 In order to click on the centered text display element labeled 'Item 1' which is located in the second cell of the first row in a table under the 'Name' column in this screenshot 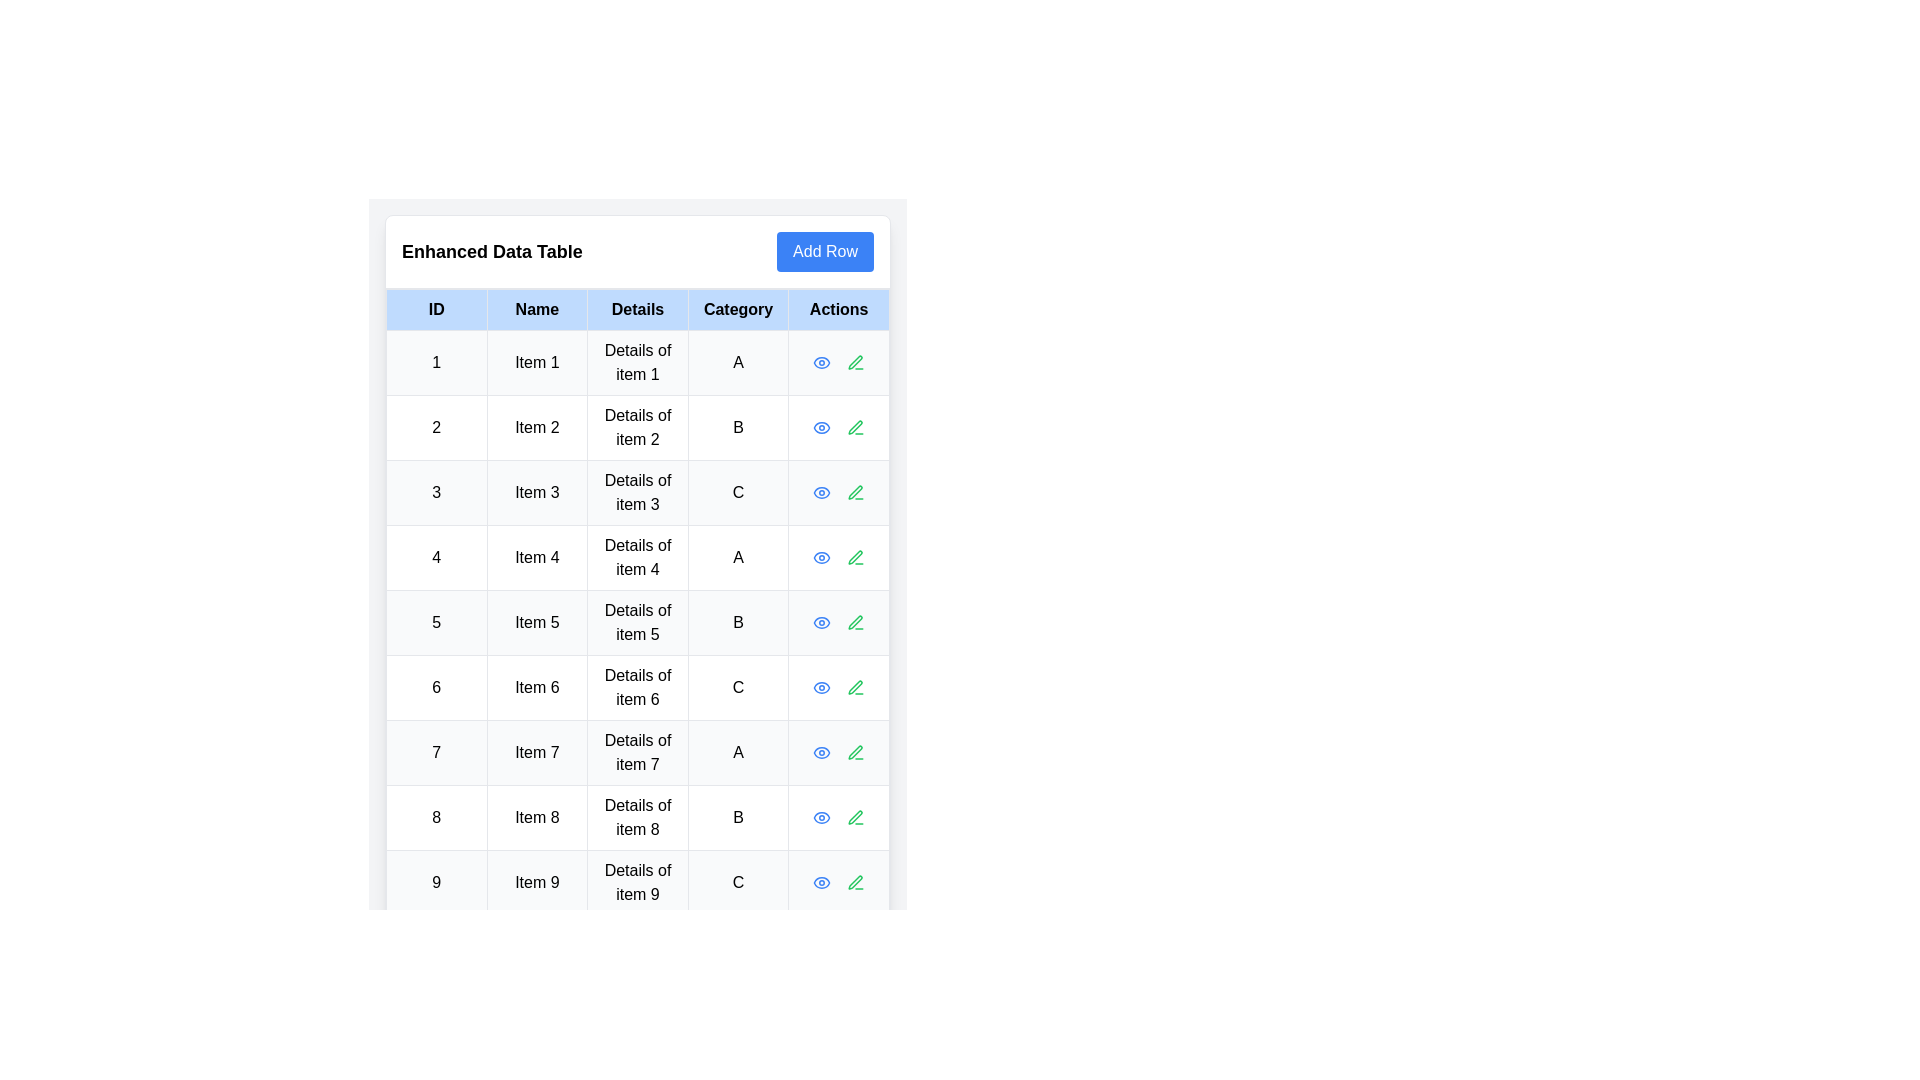, I will do `click(537, 362)`.